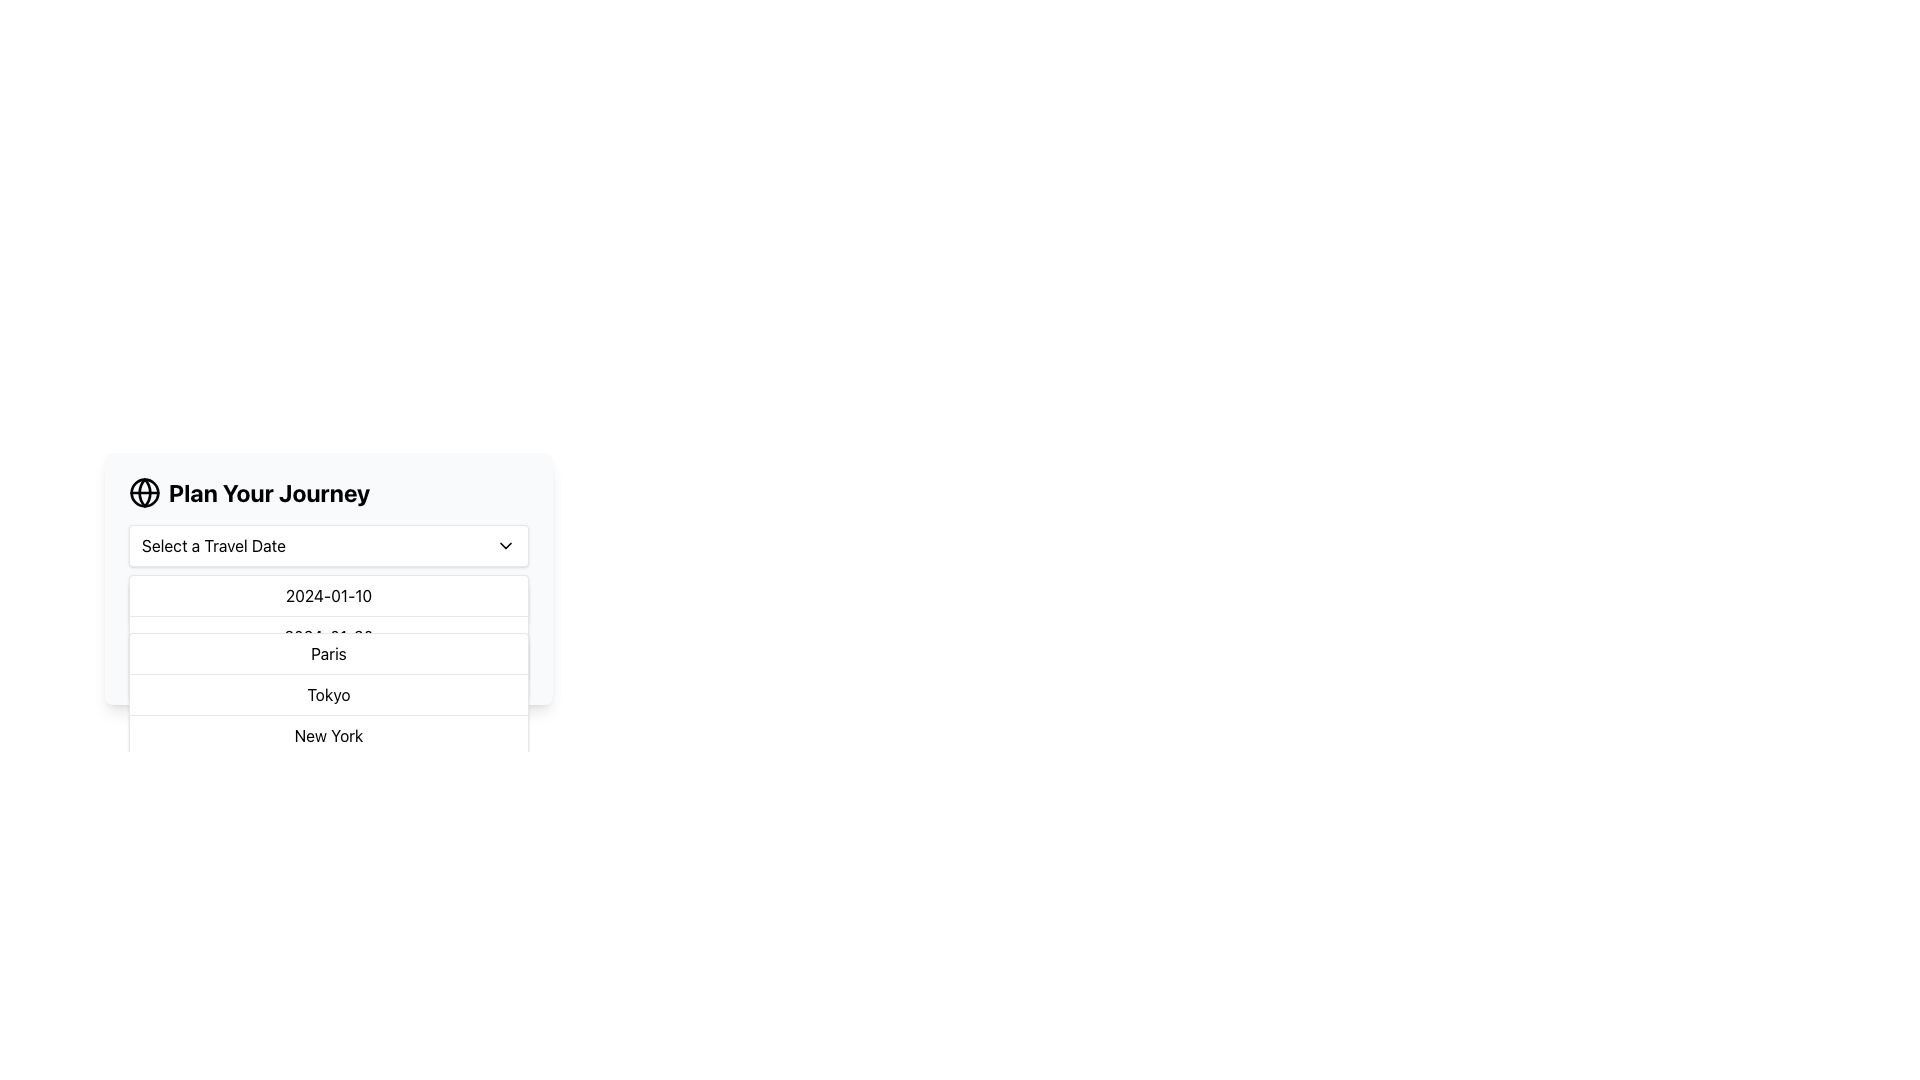 The width and height of the screenshot is (1920, 1080). Describe the element at coordinates (329, 660) in the screenshot. I see `to select the dropdown menu option labeled 'Paris', which is the second item in the destination selection list under the 'Plan Your Journey' panel` at that location.